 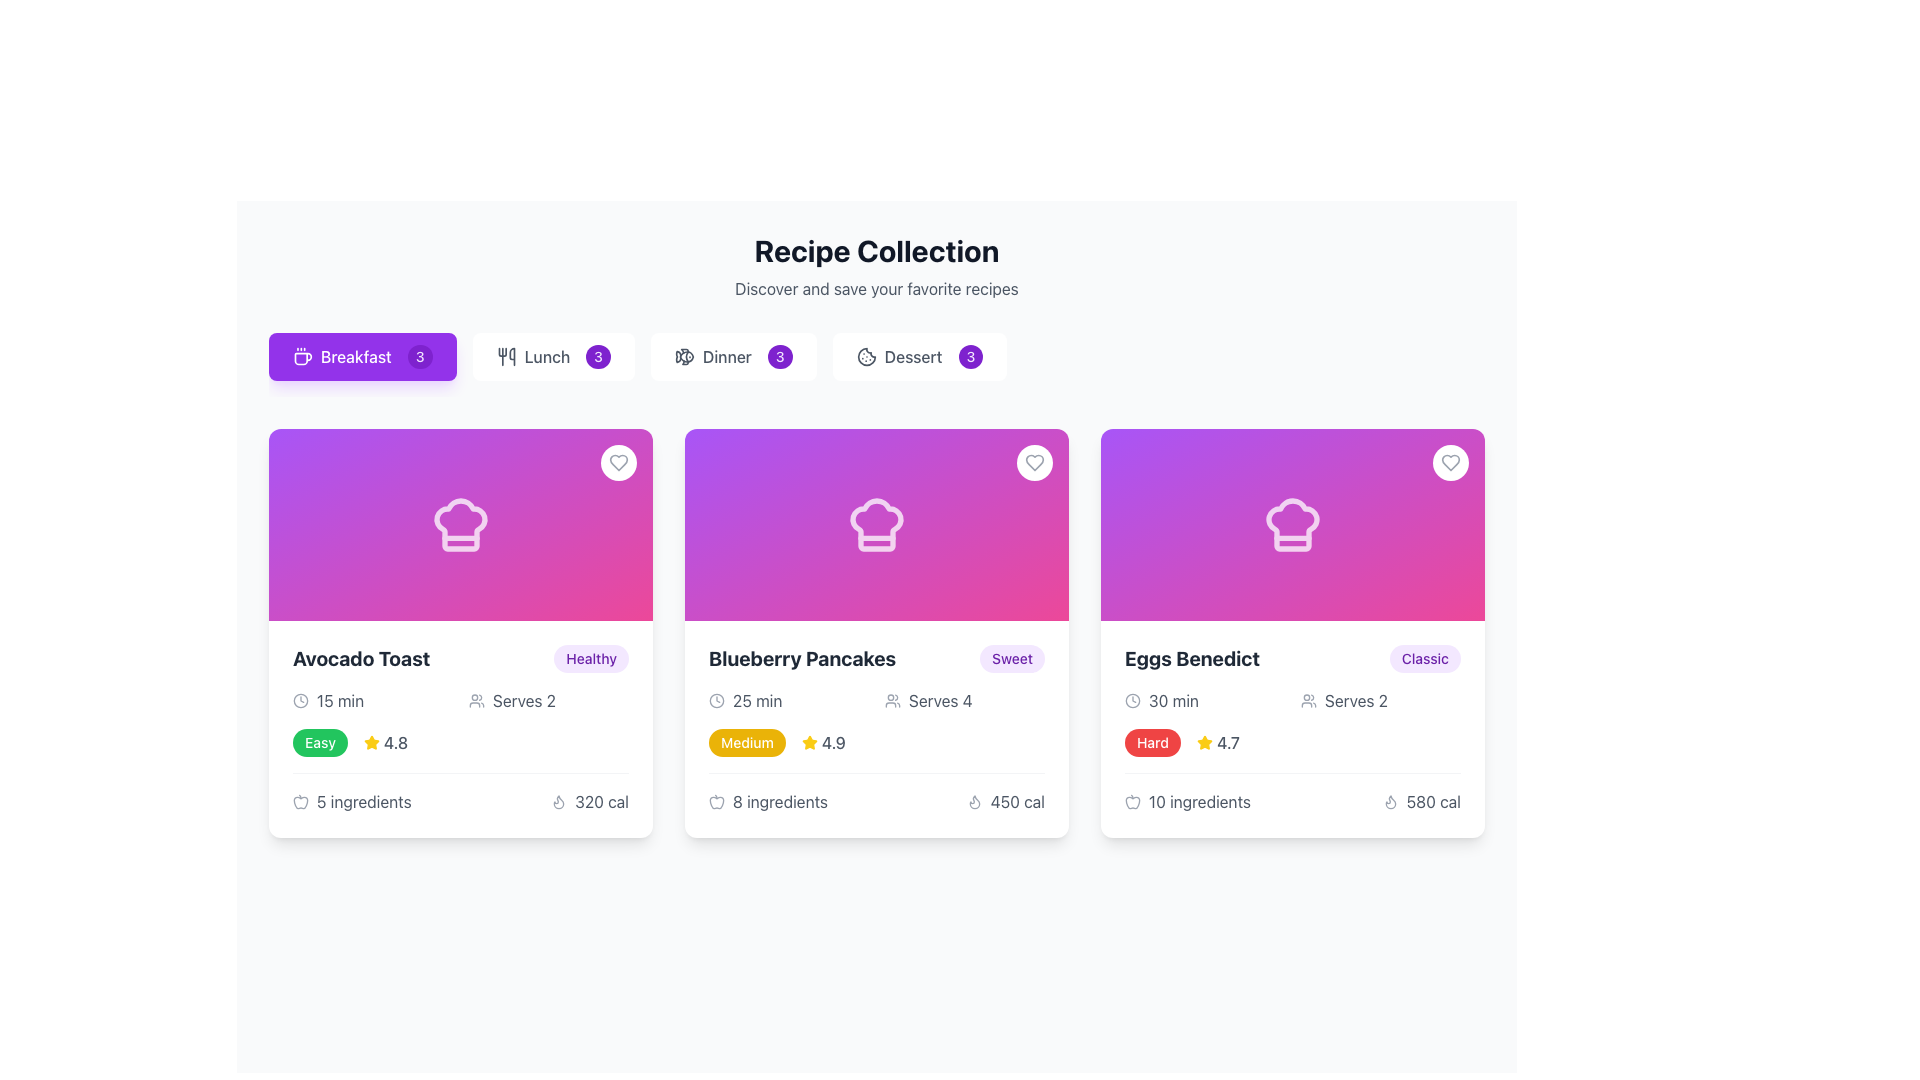 I want to click on the calorie count text displaying the calorie count for 'Avocado Toast', located in the bottom-right corner of the card, to the right of the flame icon, so click(x=601, y=801).